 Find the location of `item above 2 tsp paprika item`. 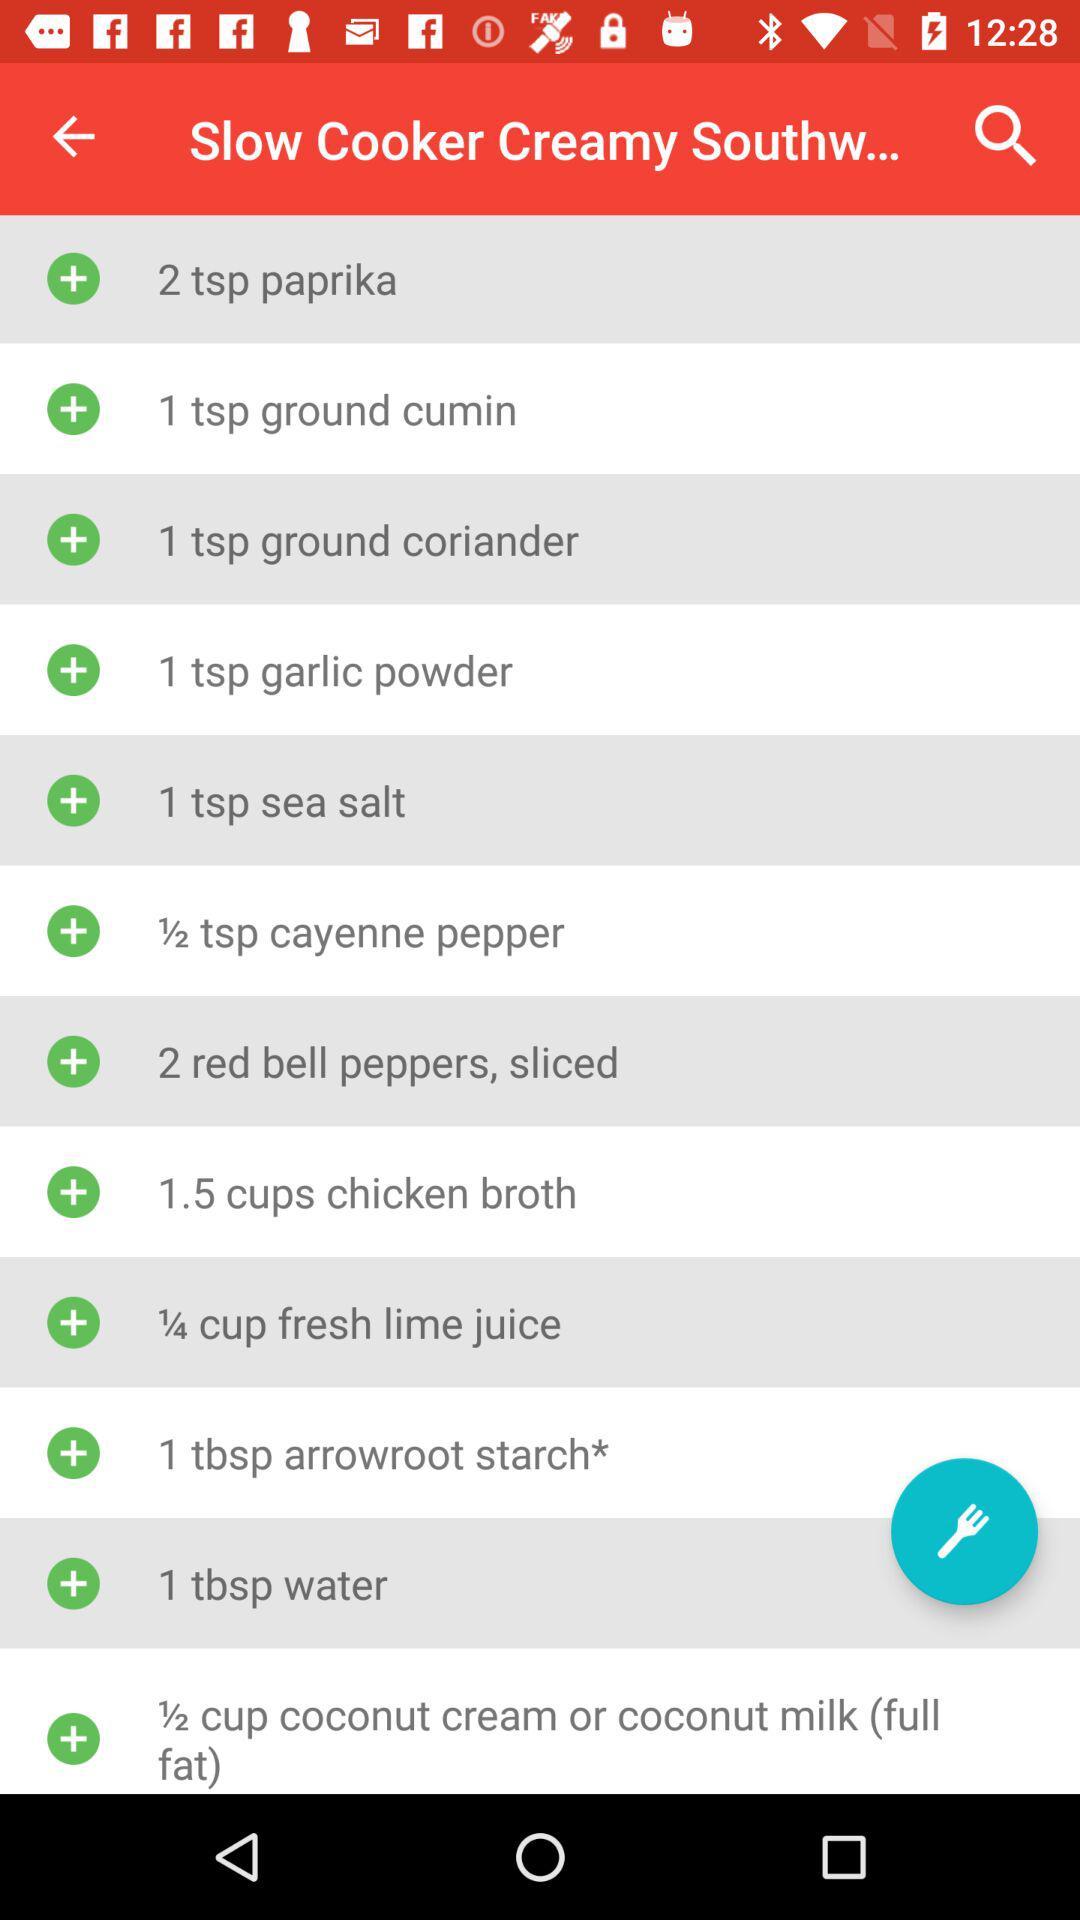

item above 2 tsp paprika item is located at coordinates (72, 135).